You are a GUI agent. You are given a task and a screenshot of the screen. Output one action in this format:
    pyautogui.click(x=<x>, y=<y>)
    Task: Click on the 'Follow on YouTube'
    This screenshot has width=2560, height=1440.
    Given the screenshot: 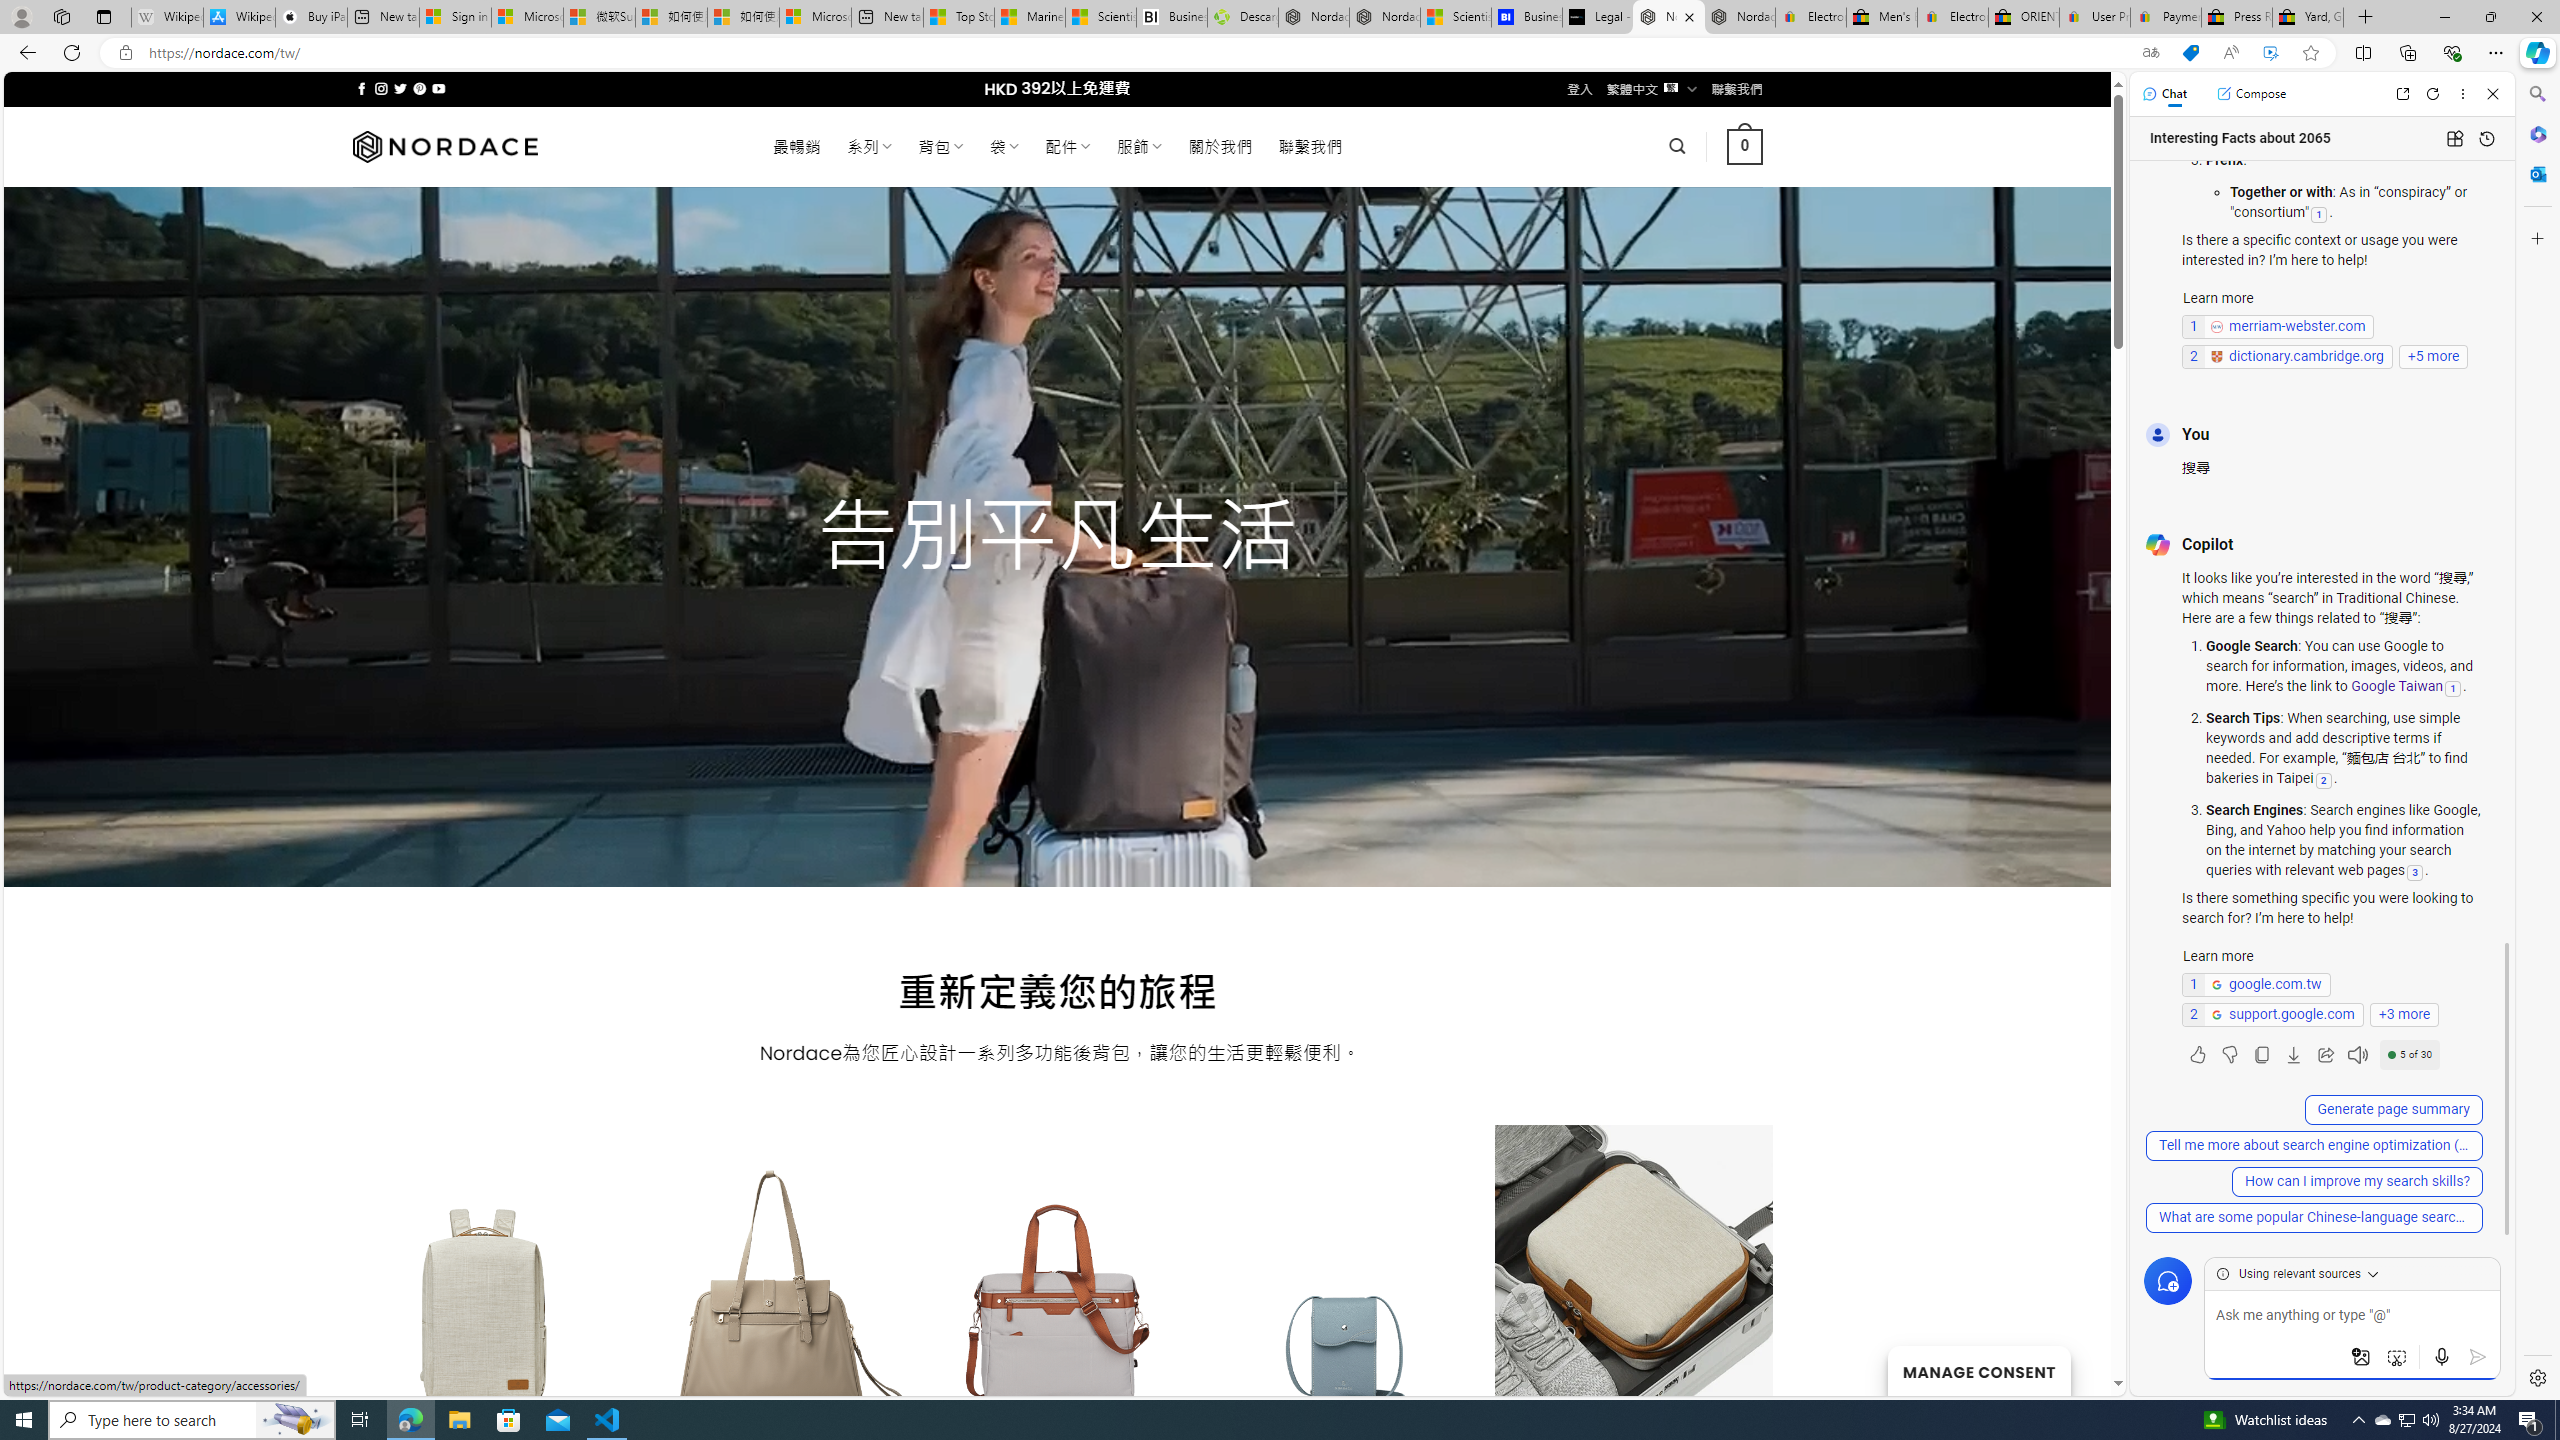 What is the action you would take?
    pyautogui.click(x=439, y=88)
    